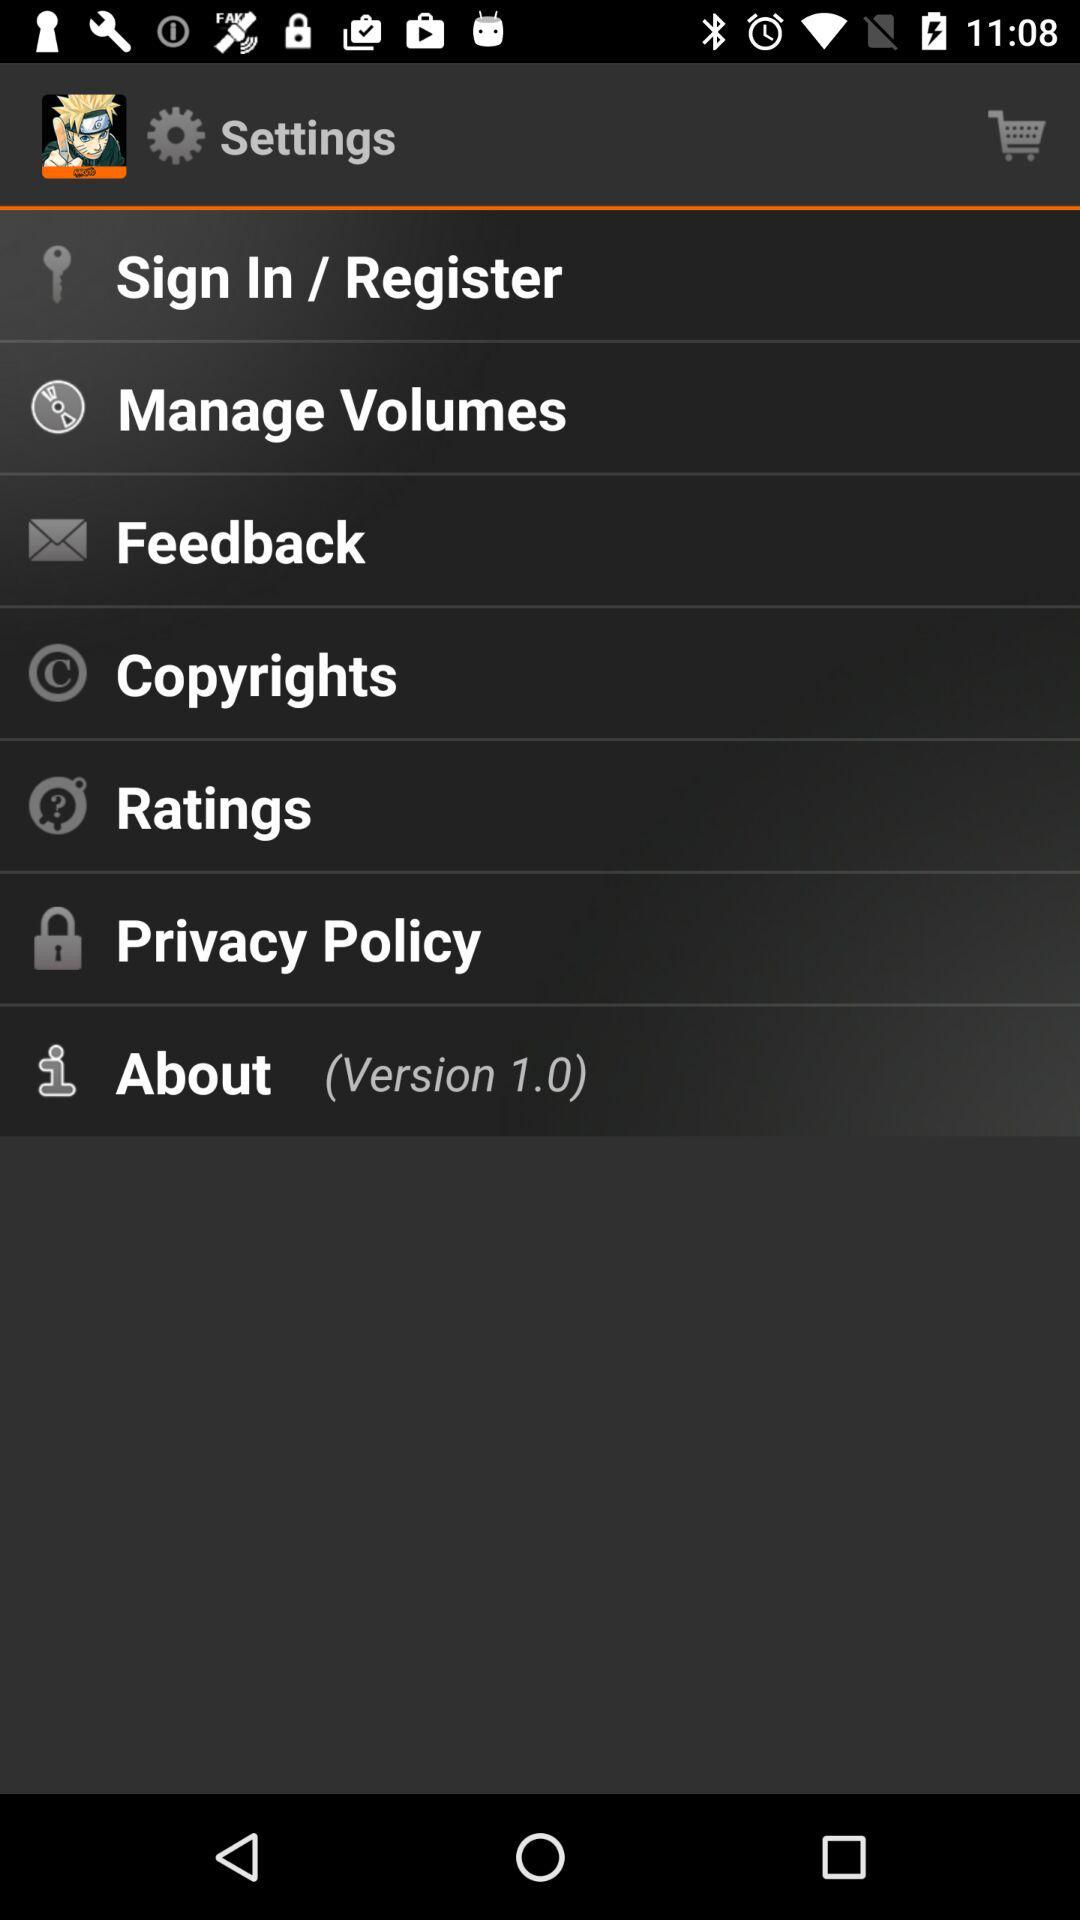  I want to click on item next to the  settings, so click(1017, 135).